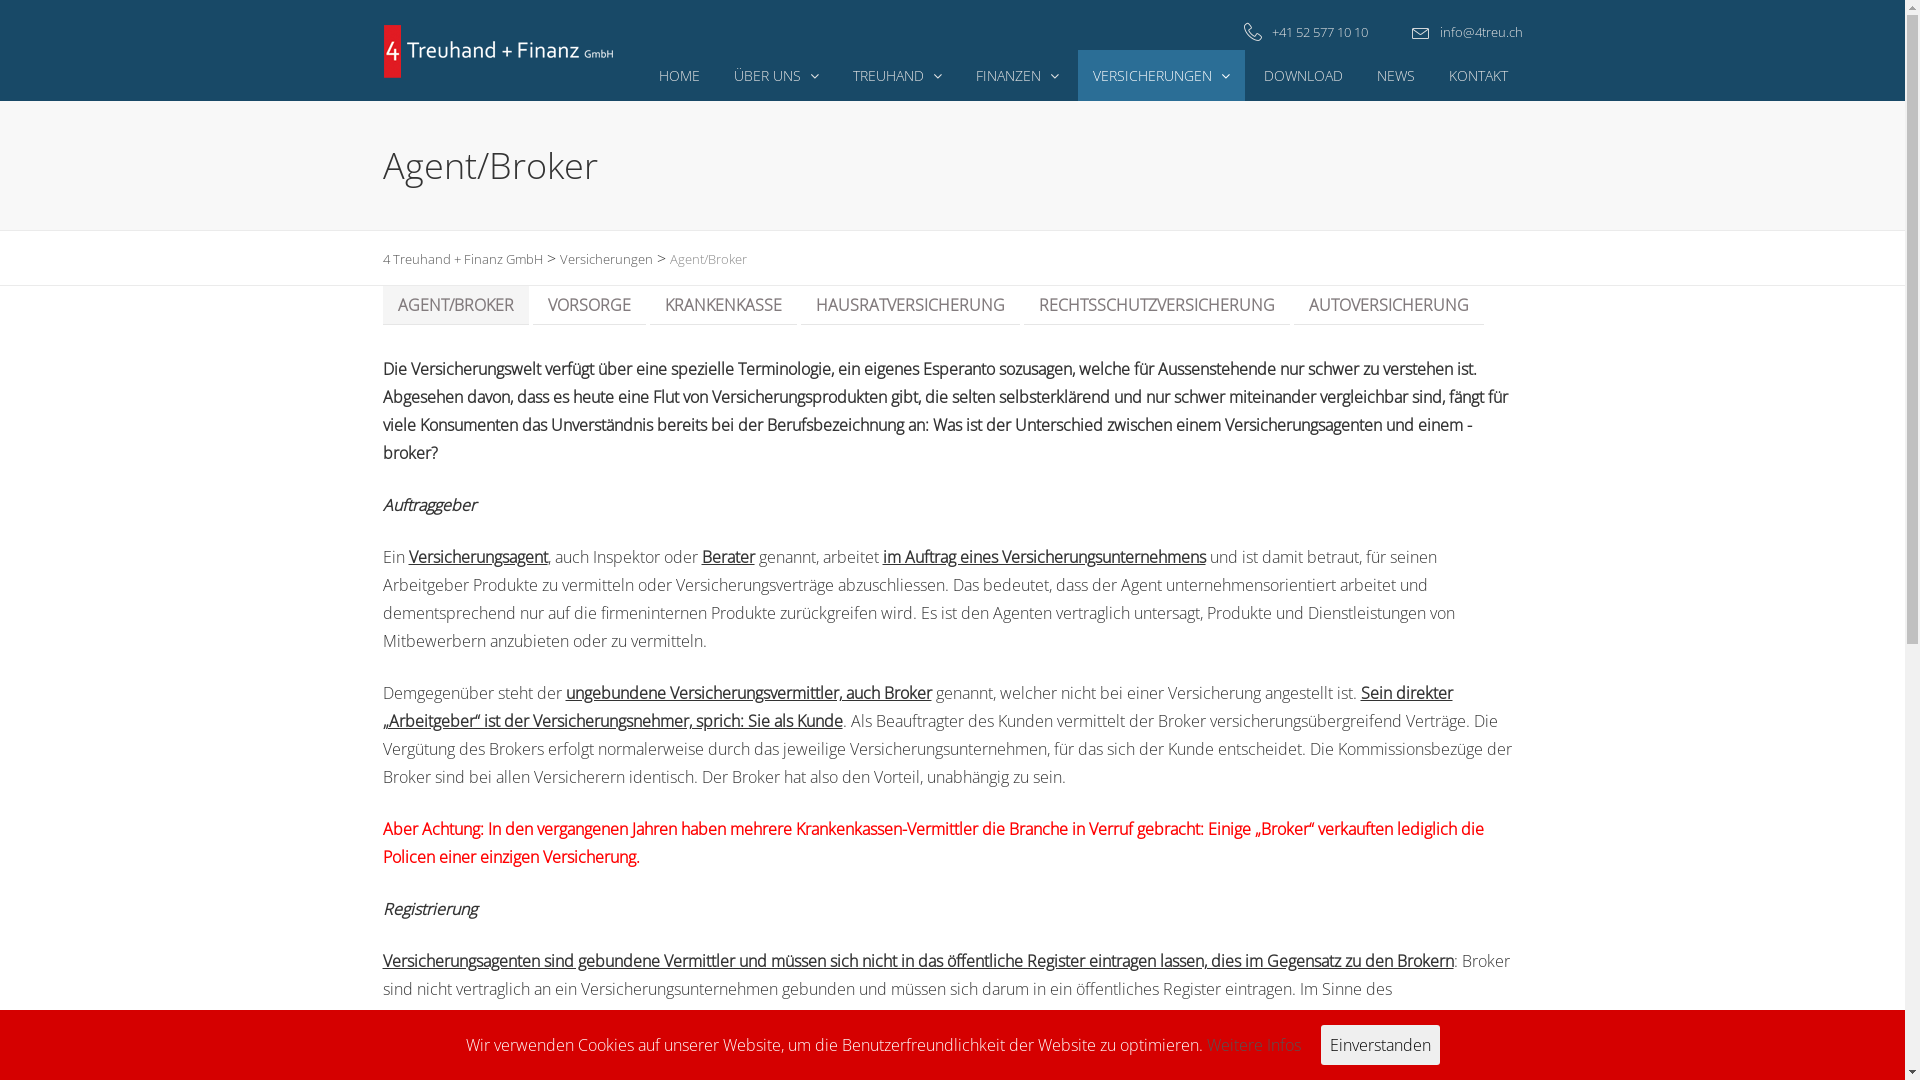  What do you see at coordinates (1361, 74) in the screenshot?
I see `'NEWS'` at bounding box center [1361, 74].